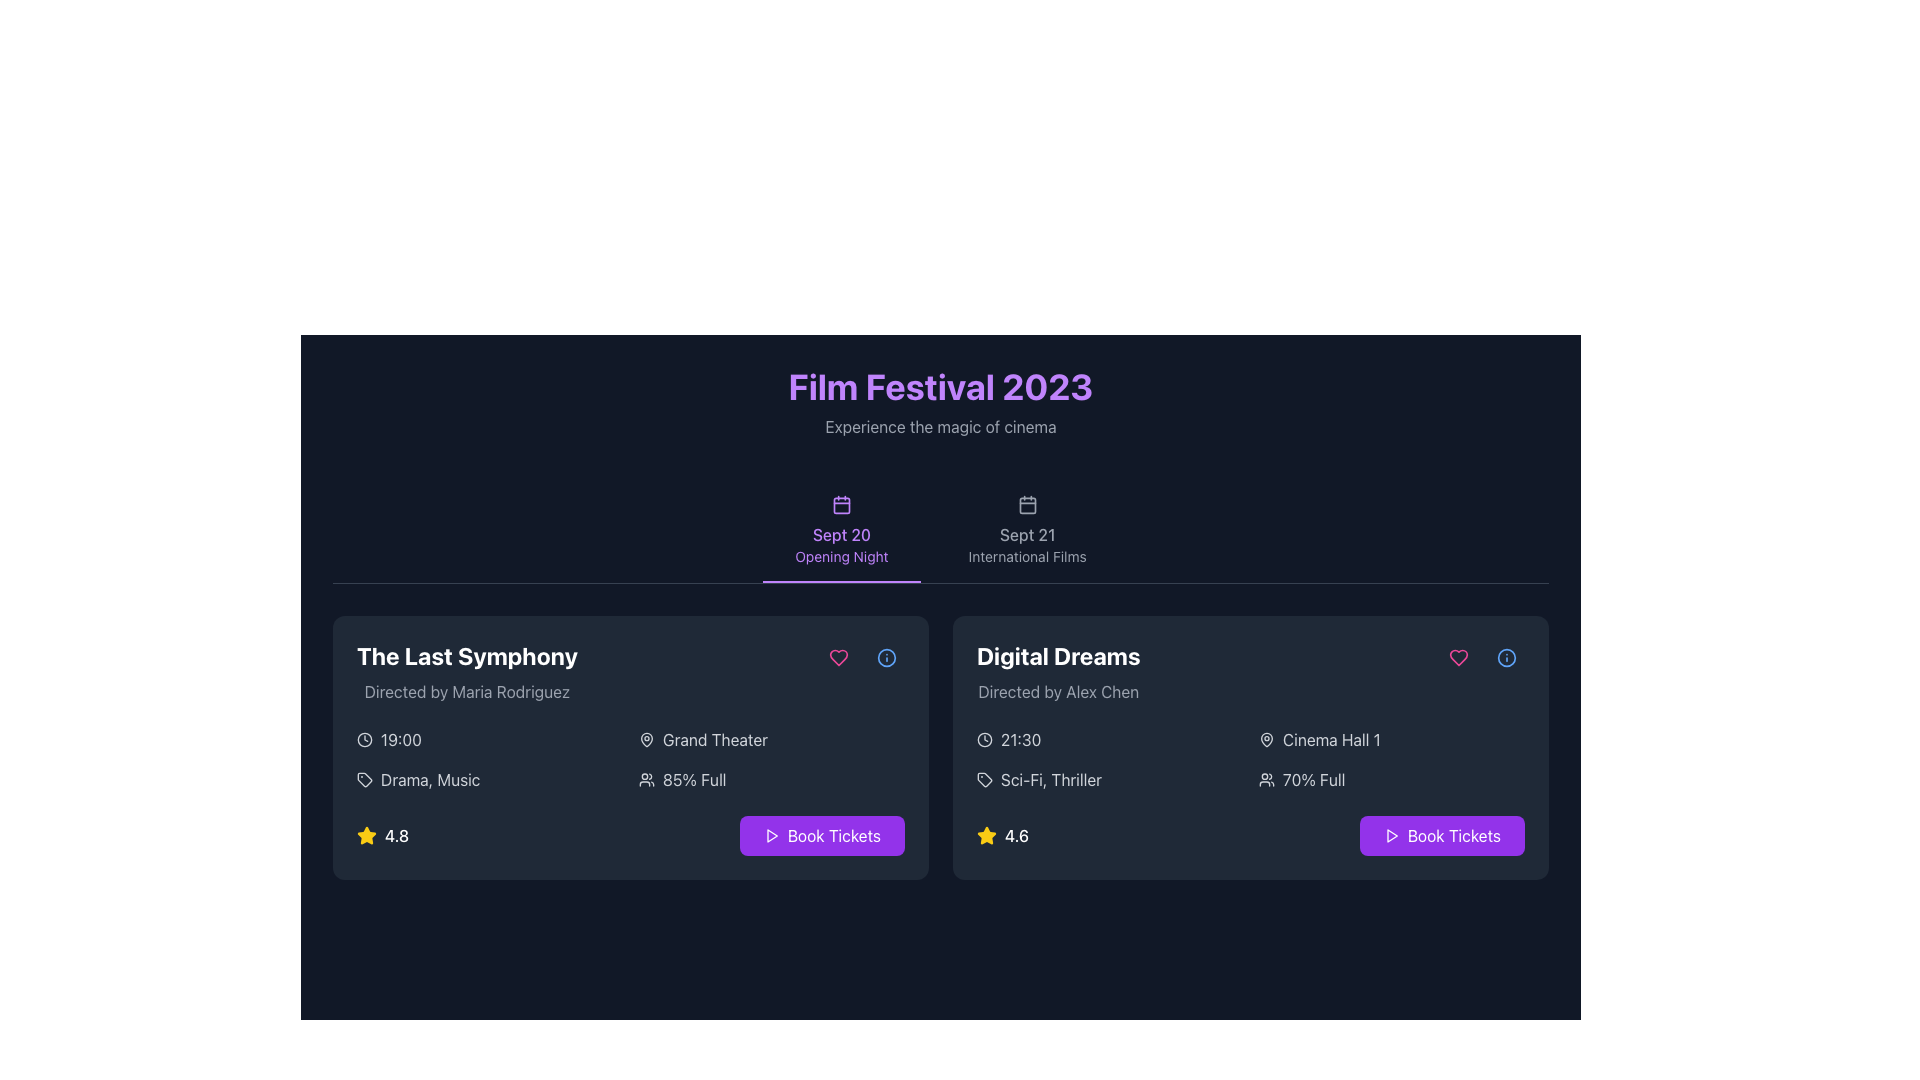  Describe the element at coordinates (1027, 556) in the screenshot. I see `the descriptive text label that provides additional information about the calendar date event 'Sept 21', located immediately beneath it` at that location.